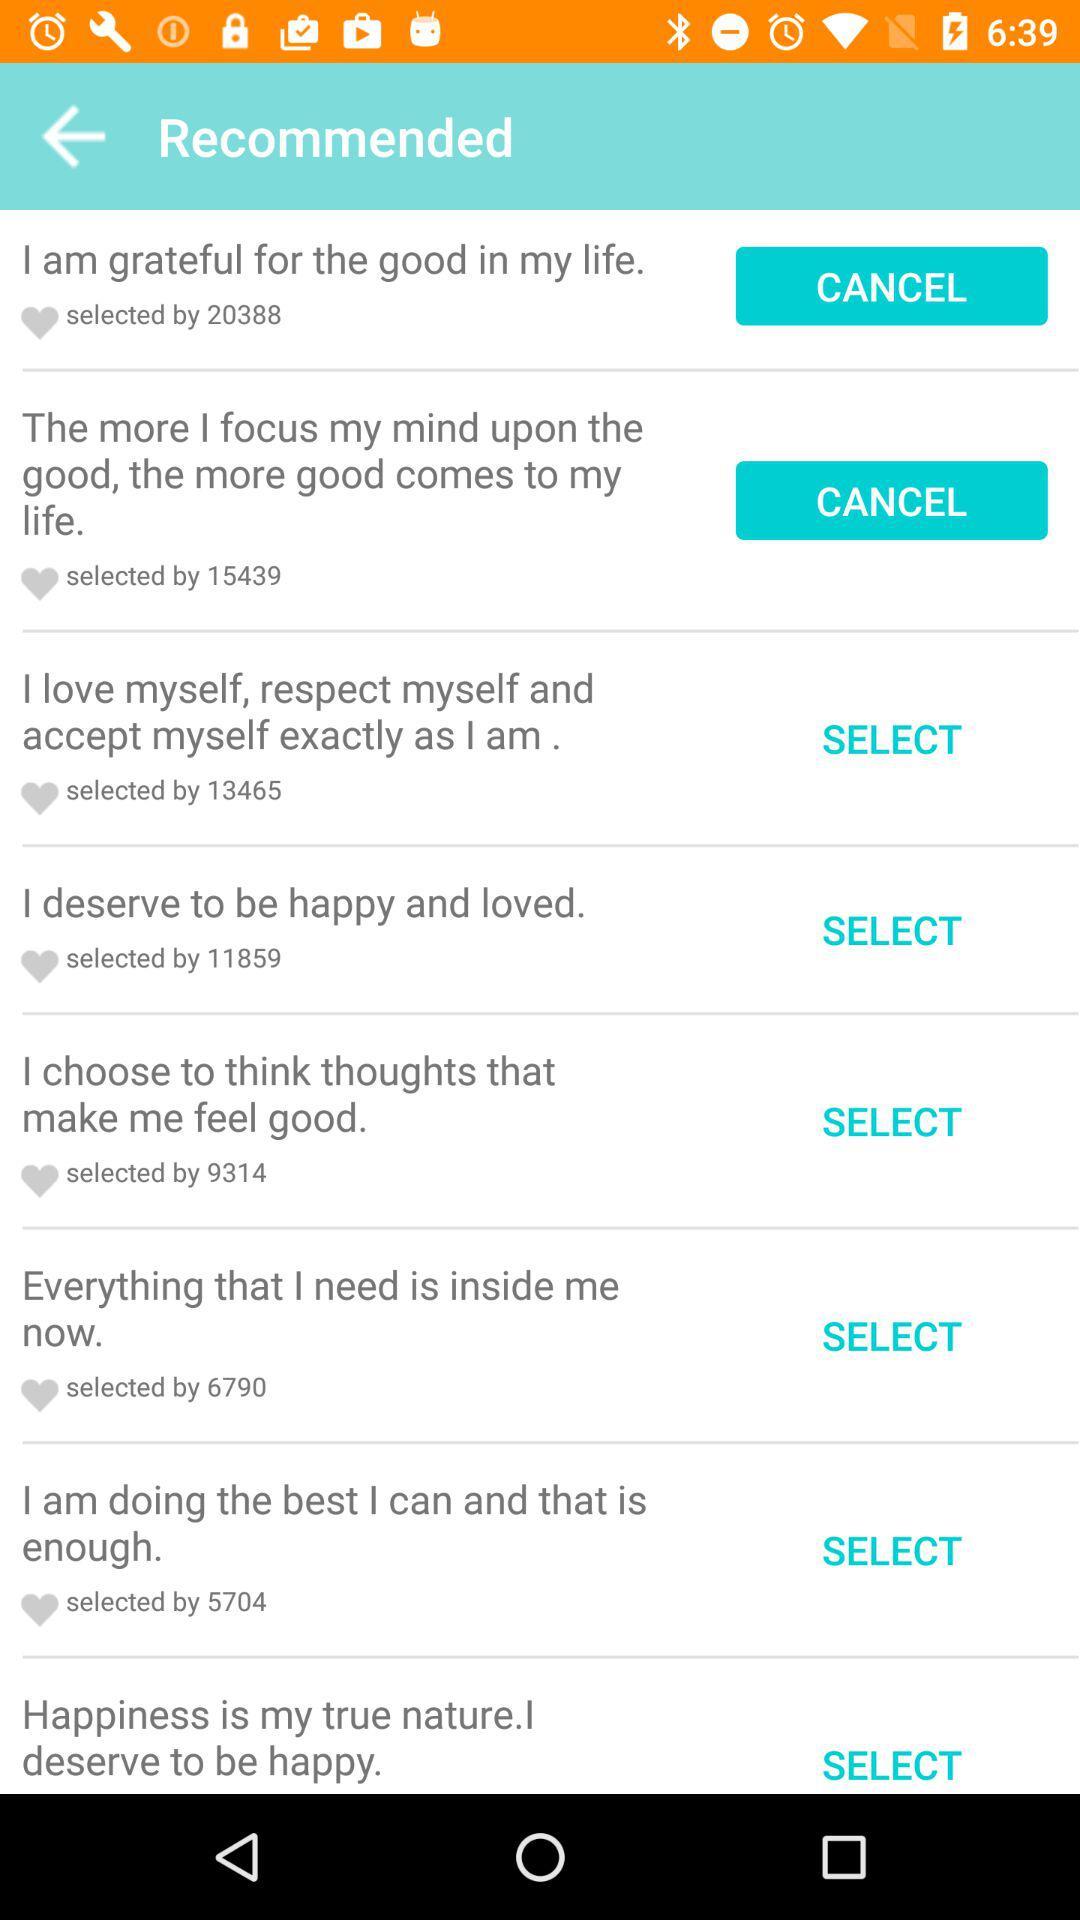 The height and width of the screenshot is (1920, 1080). What do you see at coordinates (72, 135) in the screenshot?
I see `item above i am grateful icon` at bounding box center [72, 135].